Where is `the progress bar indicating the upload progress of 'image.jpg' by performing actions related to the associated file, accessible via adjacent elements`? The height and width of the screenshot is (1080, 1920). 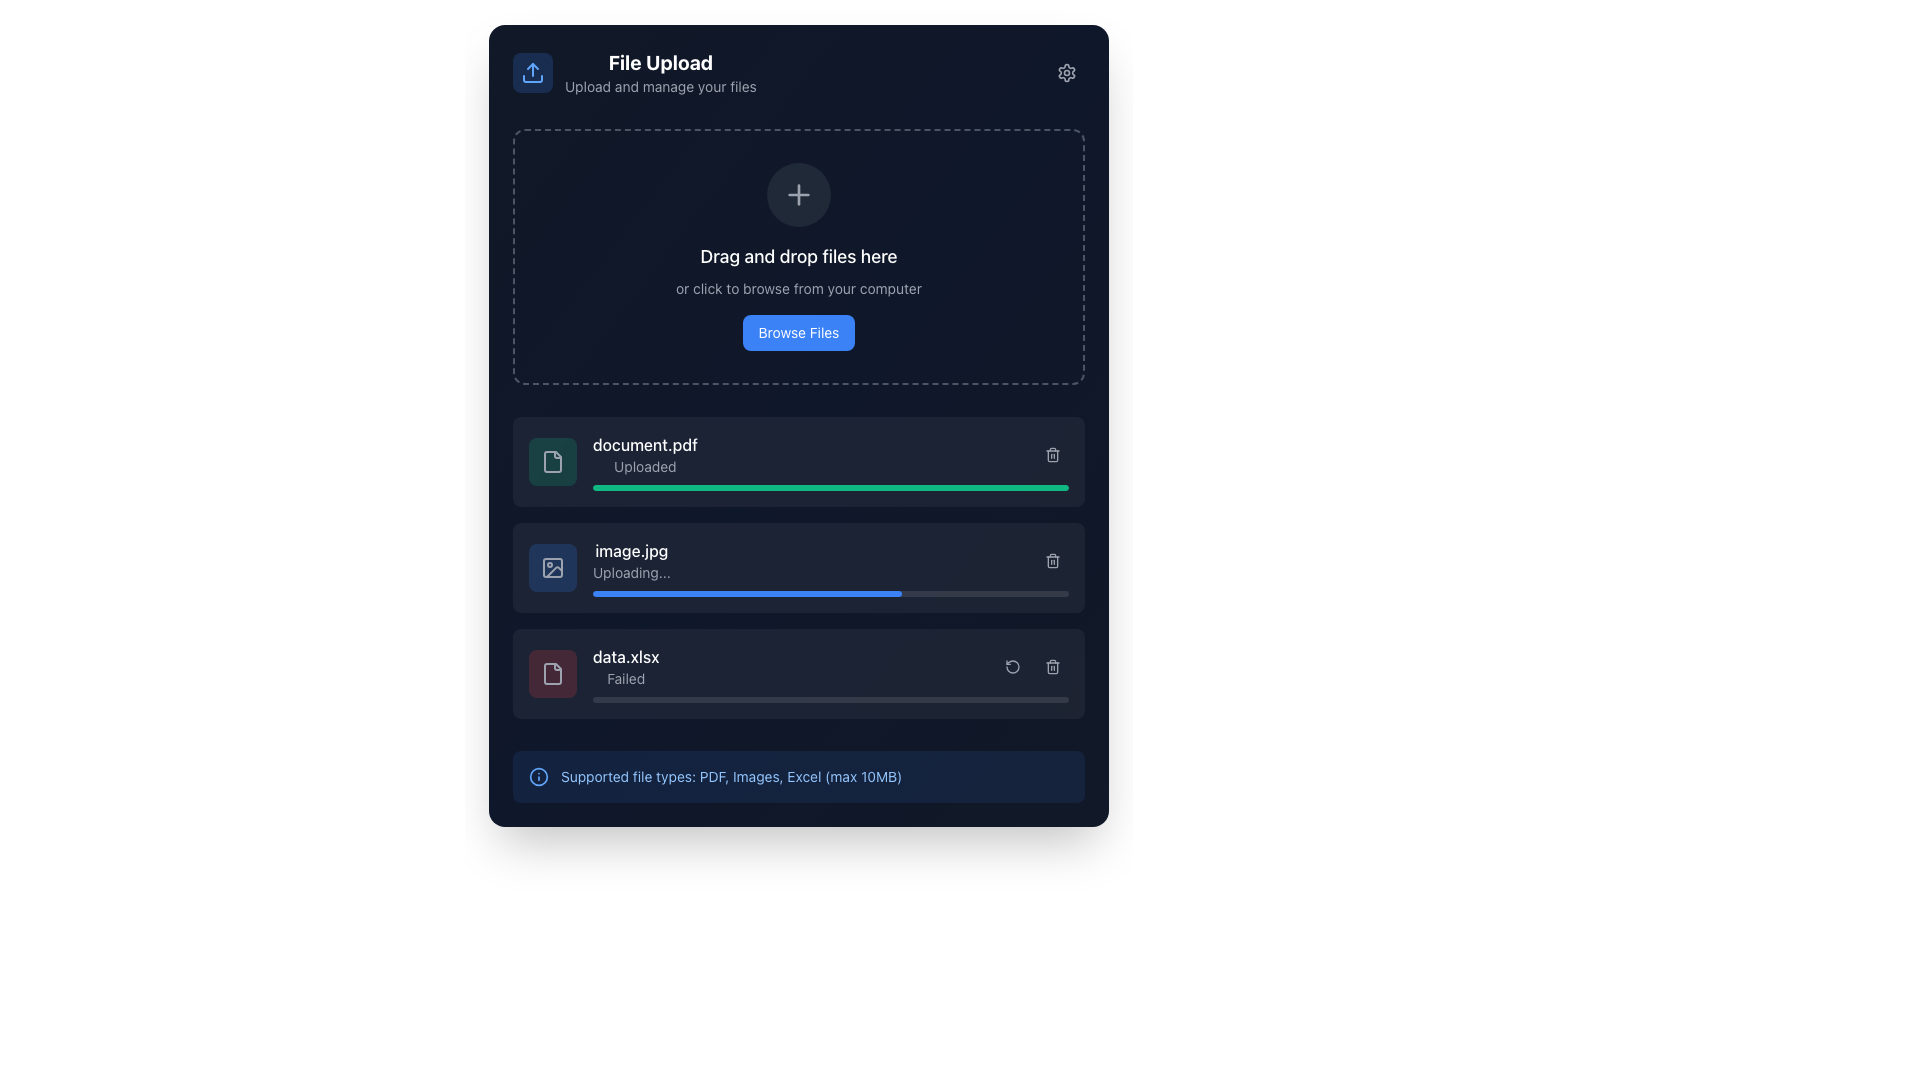 the progress bar indicating the upload progress of 'image.jpg' by performing actions related to the associated file, accessible via adjacent elements is located at coordinates (746, 593).